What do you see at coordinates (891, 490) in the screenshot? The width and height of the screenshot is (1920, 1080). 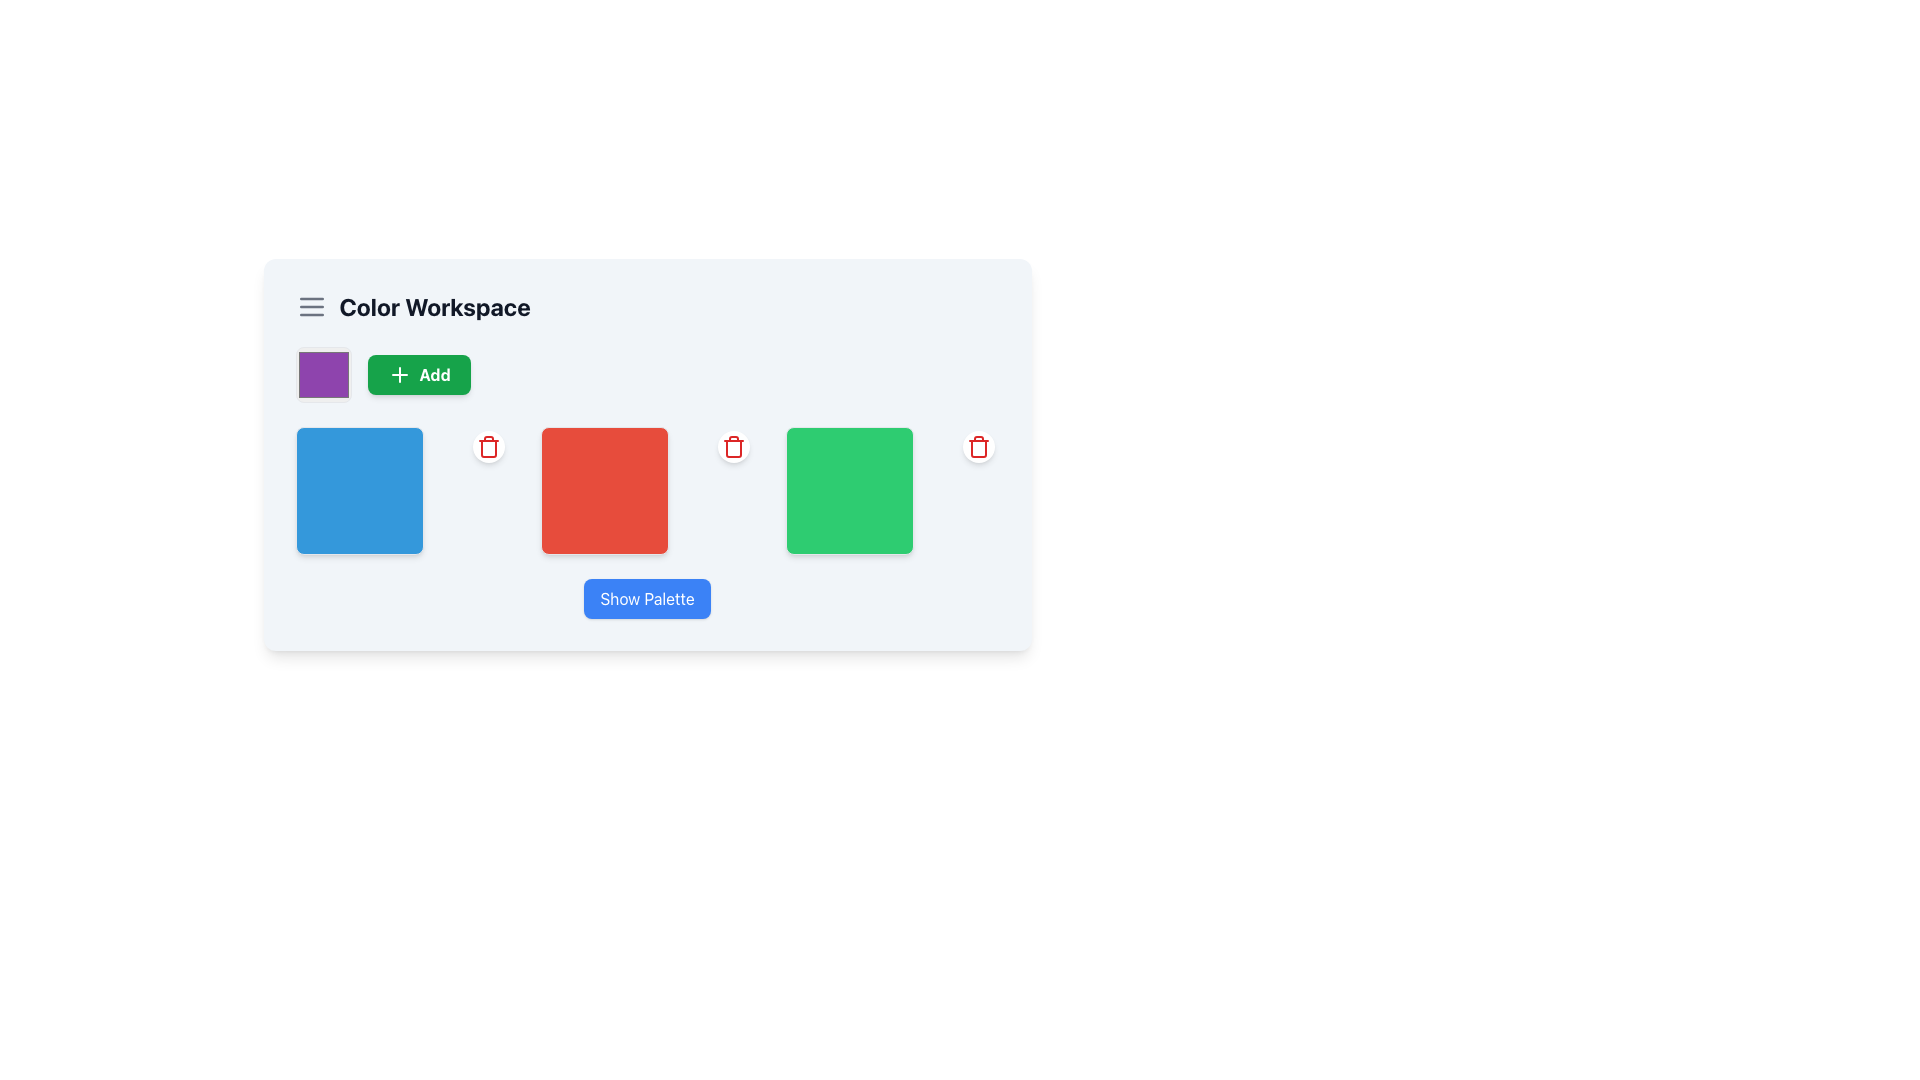 I see `the rectangular green box with rounded corners in the grid layout` at bounding box center [891, 490].